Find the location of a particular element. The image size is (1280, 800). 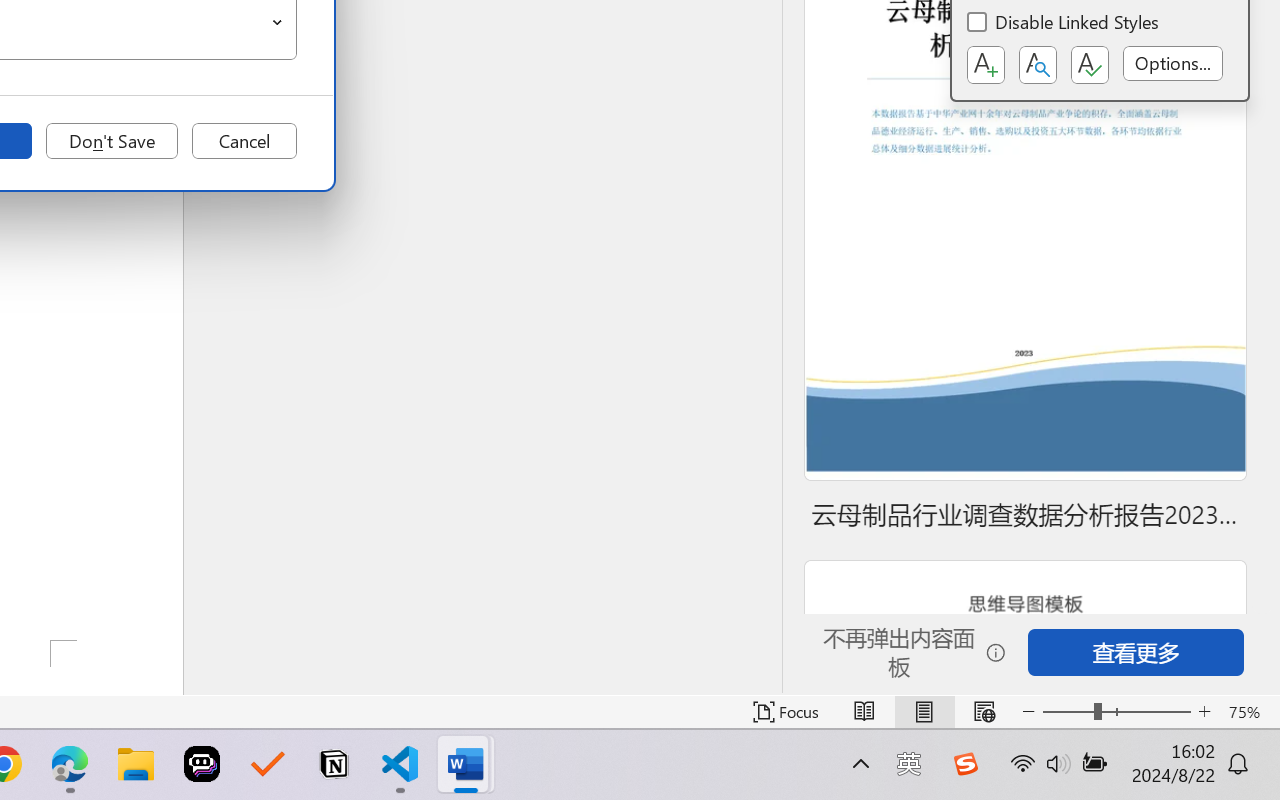

'Zoom Out' is located at coordinates (1067, 711).